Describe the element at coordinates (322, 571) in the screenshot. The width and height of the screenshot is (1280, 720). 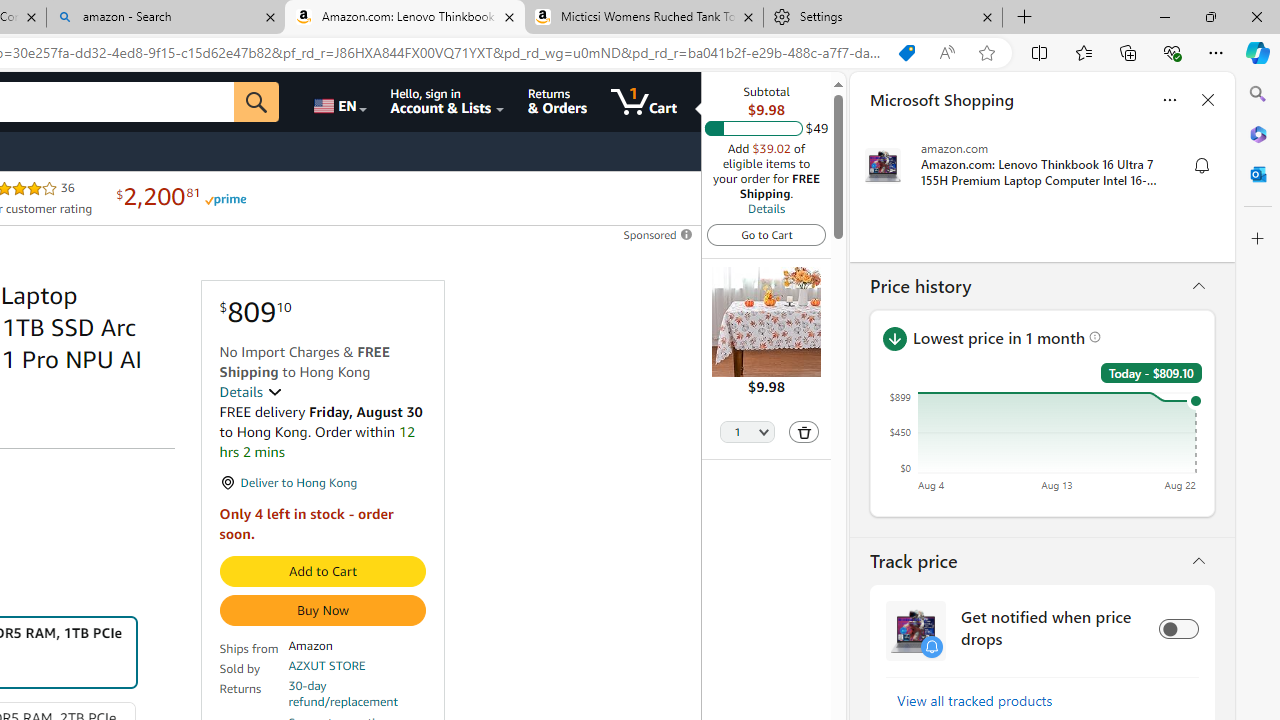
I see `'Add to Cart'` at that location.